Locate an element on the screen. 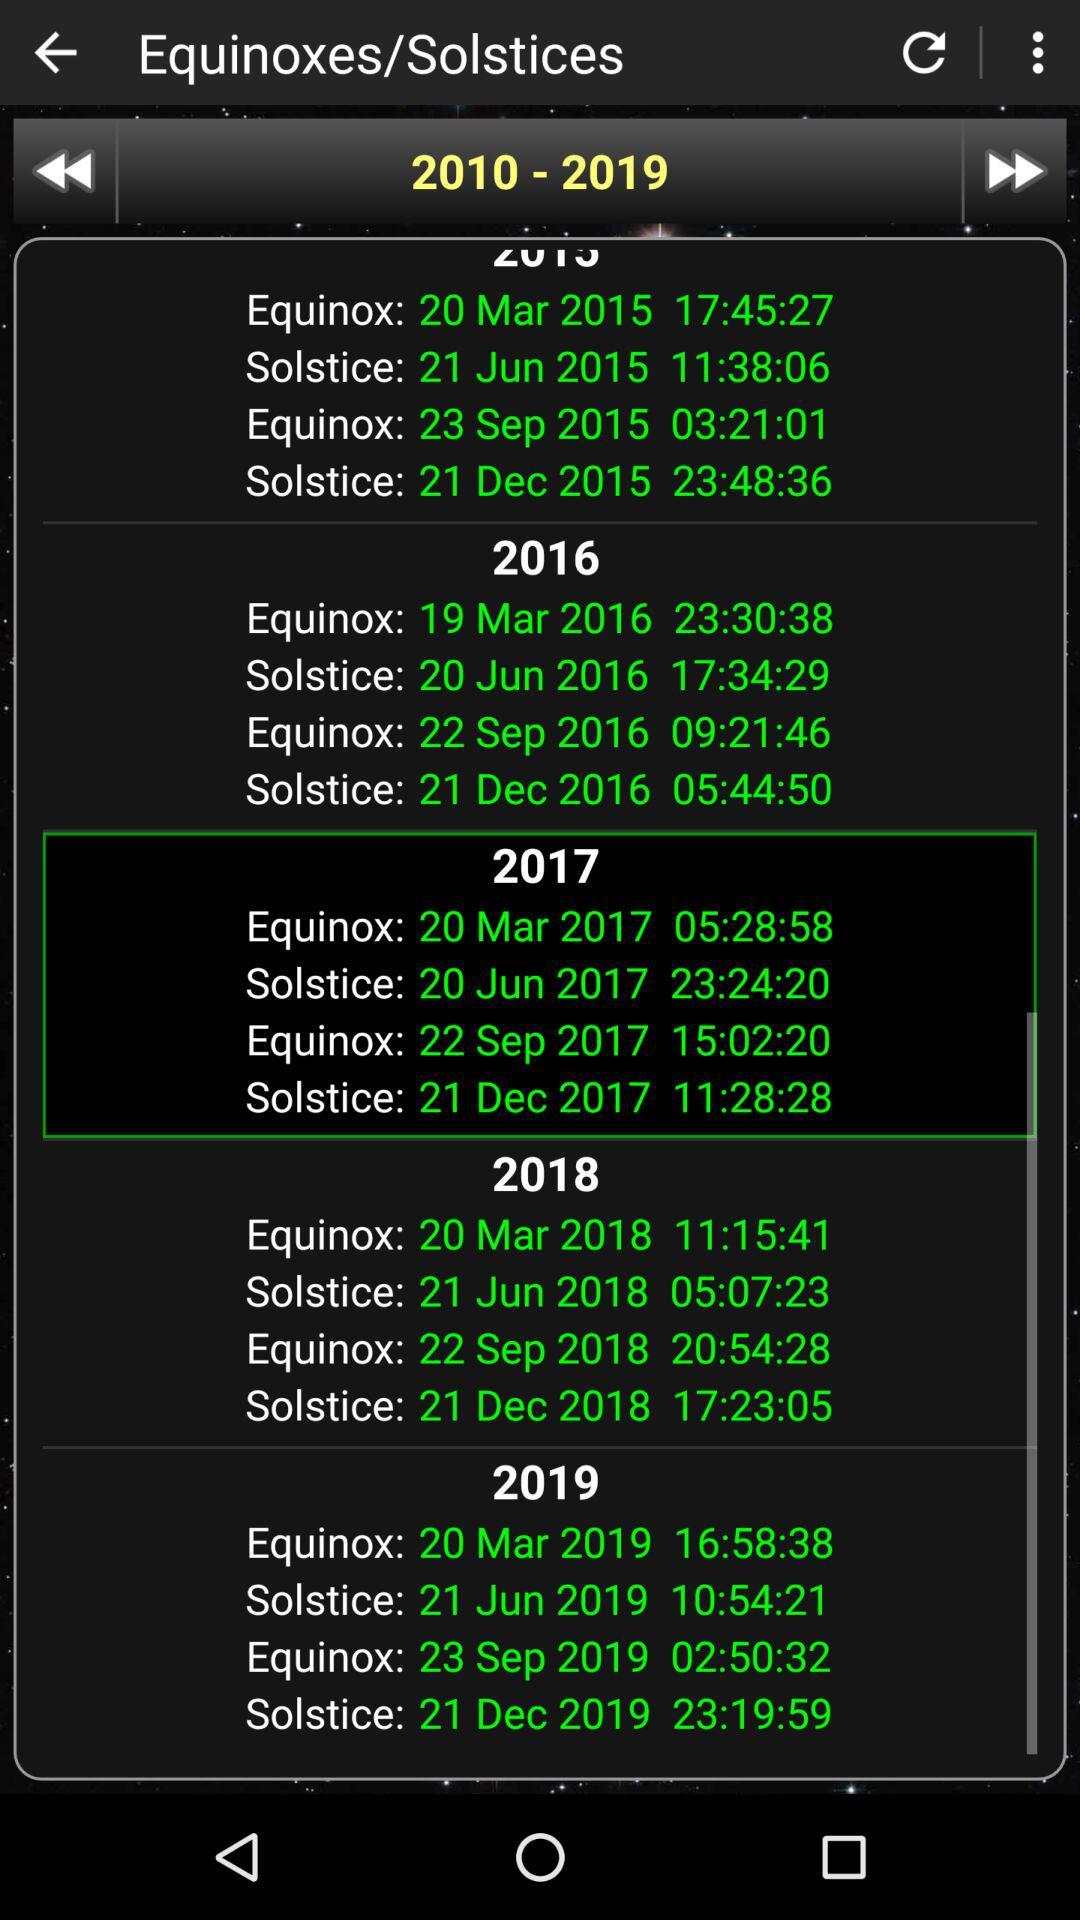 The width and height of the screenshot is (1080, 1920). the app to the right of equinox: item is located at coordinates (720, 615).